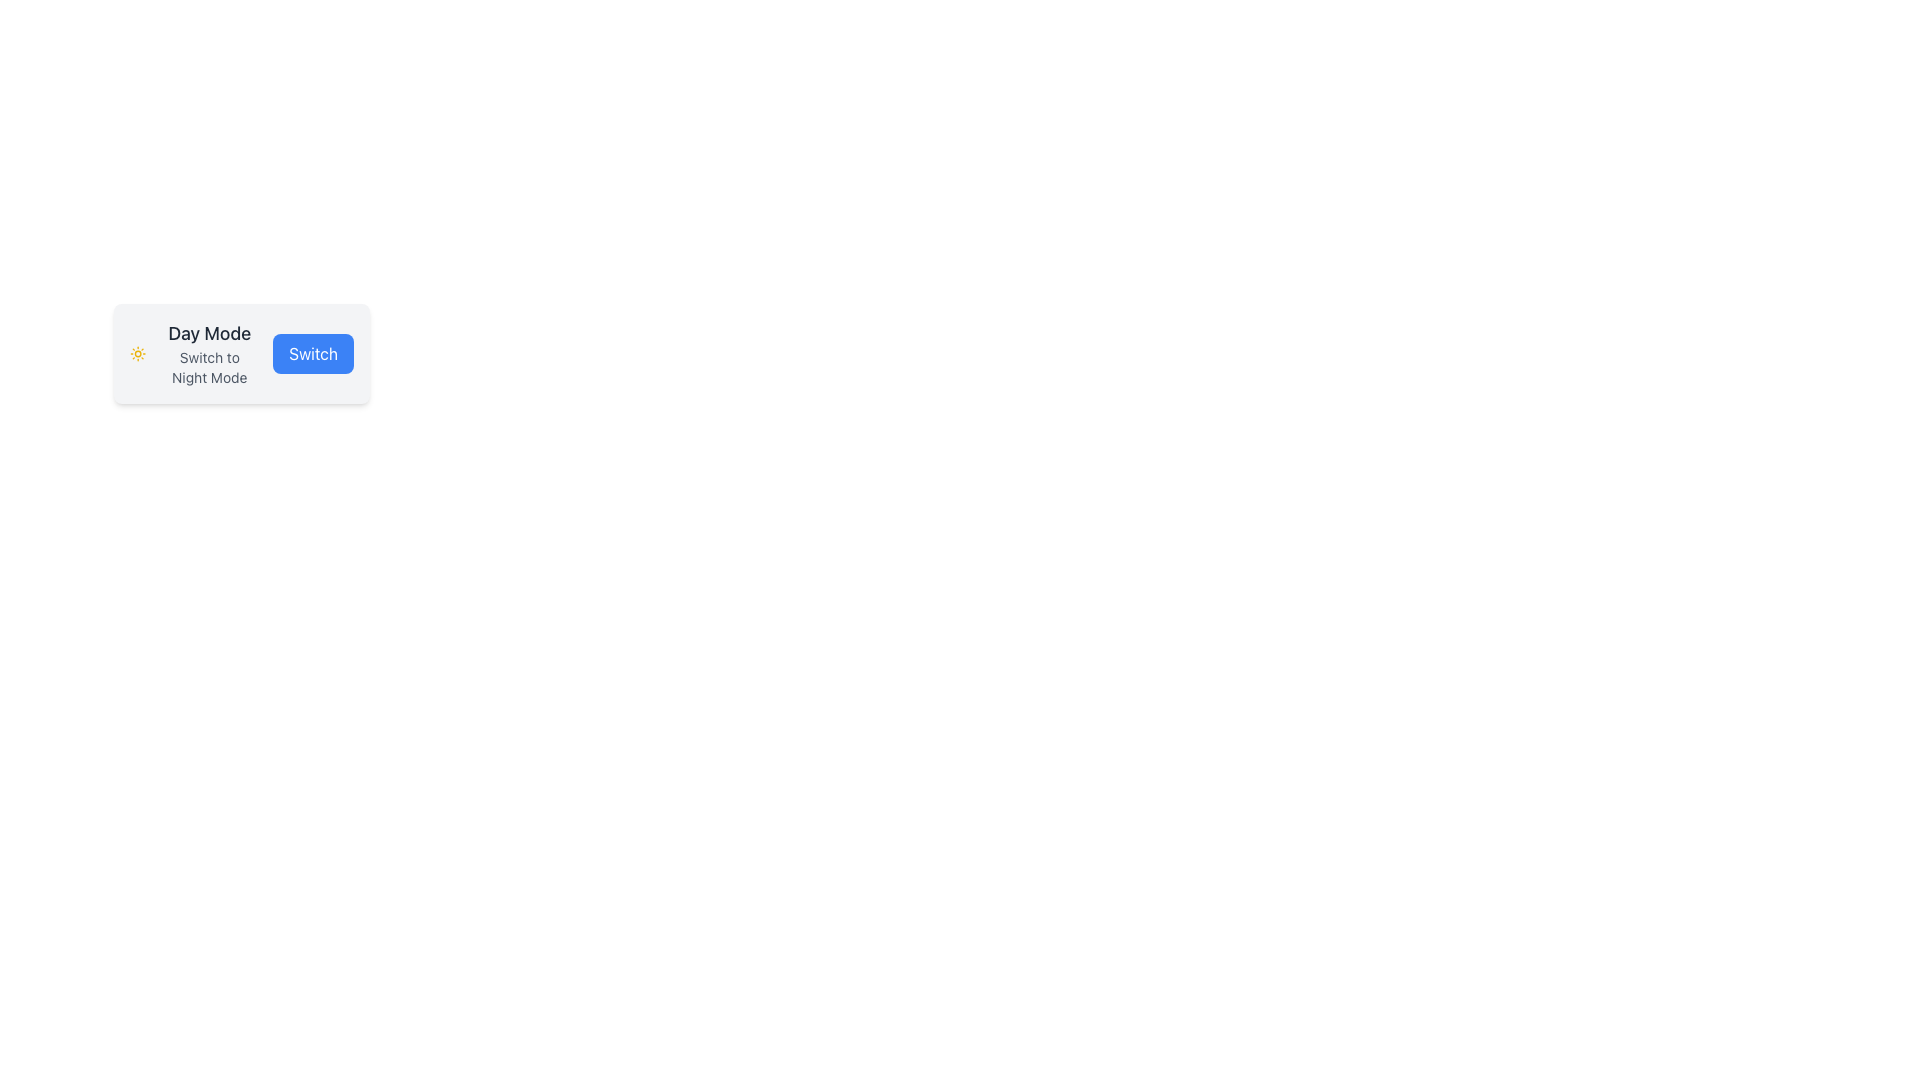 The width and height of the screenshot is (1920, 1080). I want to click on the Text Label indicating night mode functionality, located directly below the 'Day Mode' text in the vertical stack, so click(209, 367).